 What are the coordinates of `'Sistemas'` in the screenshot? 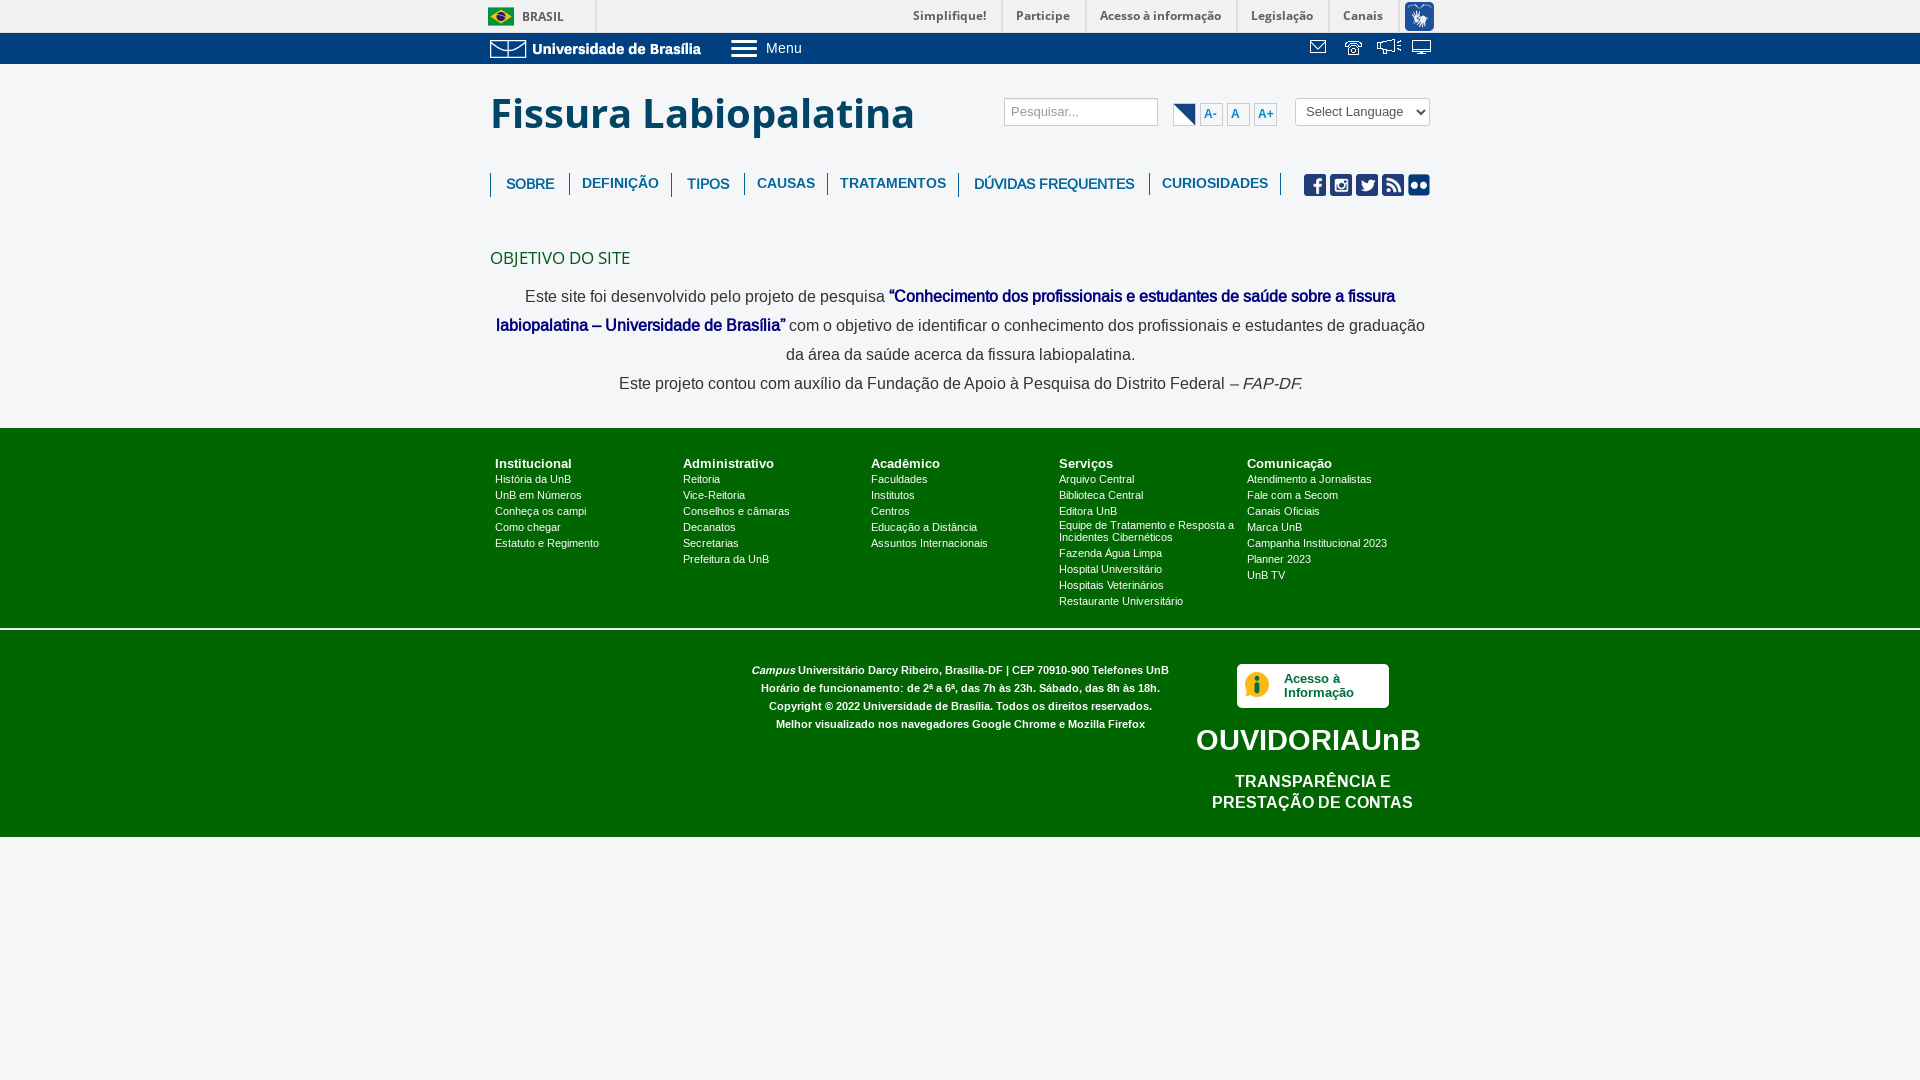 It's located at (1421, 48).